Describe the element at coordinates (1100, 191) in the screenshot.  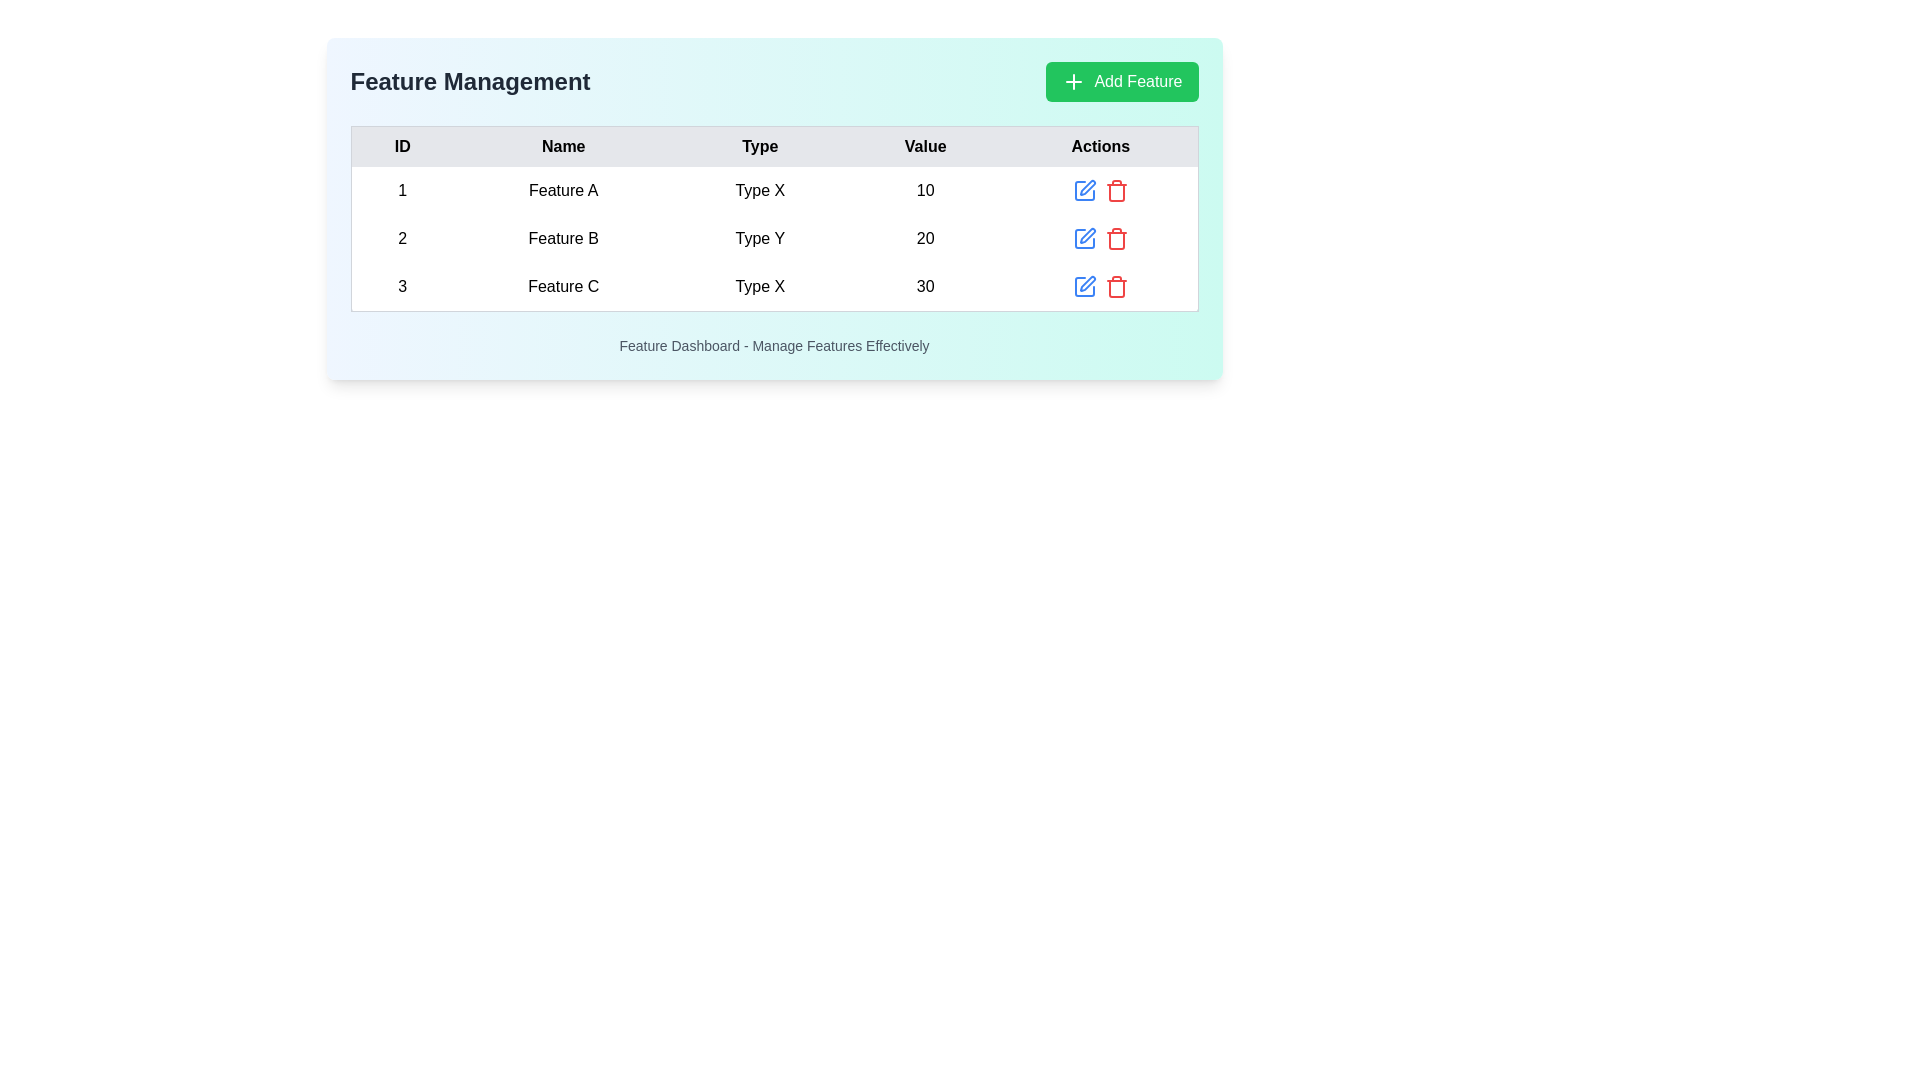
I see `the blue pencil icon in the 'Actions' column of the first row to initiate editing of the row` at that location.